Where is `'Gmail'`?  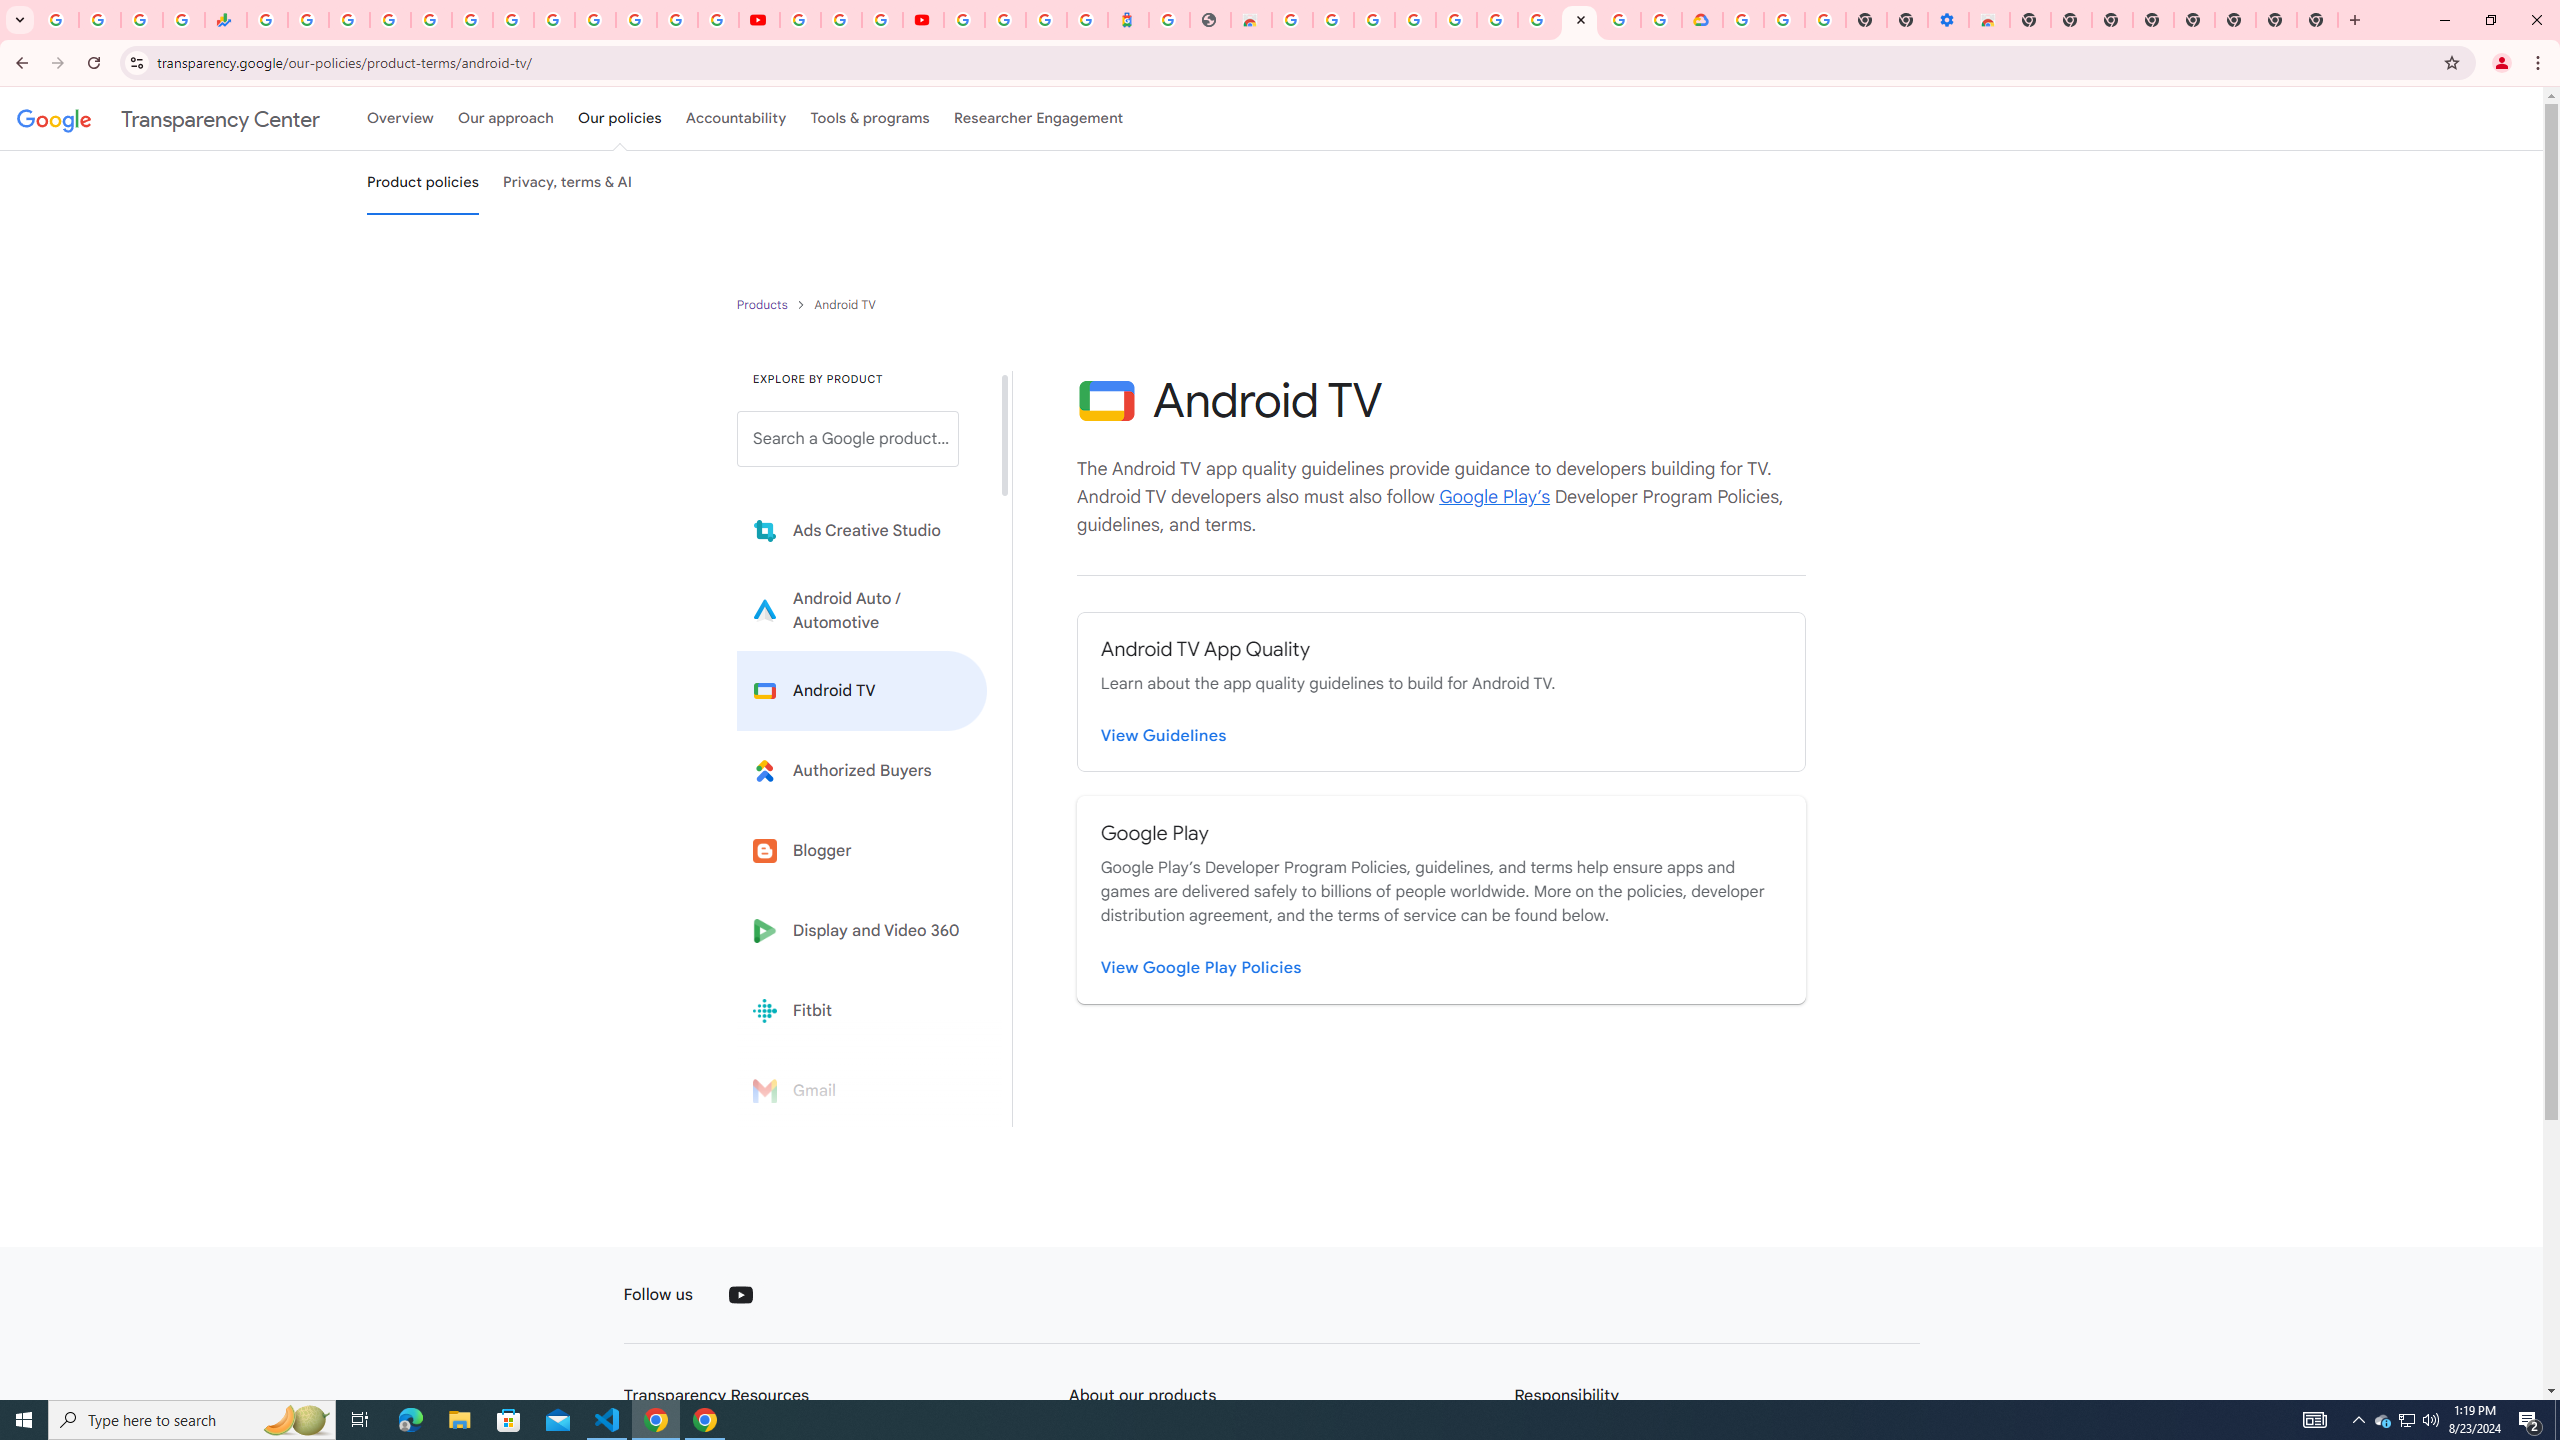
'Gmail' is located at coordinates (861, 1089).